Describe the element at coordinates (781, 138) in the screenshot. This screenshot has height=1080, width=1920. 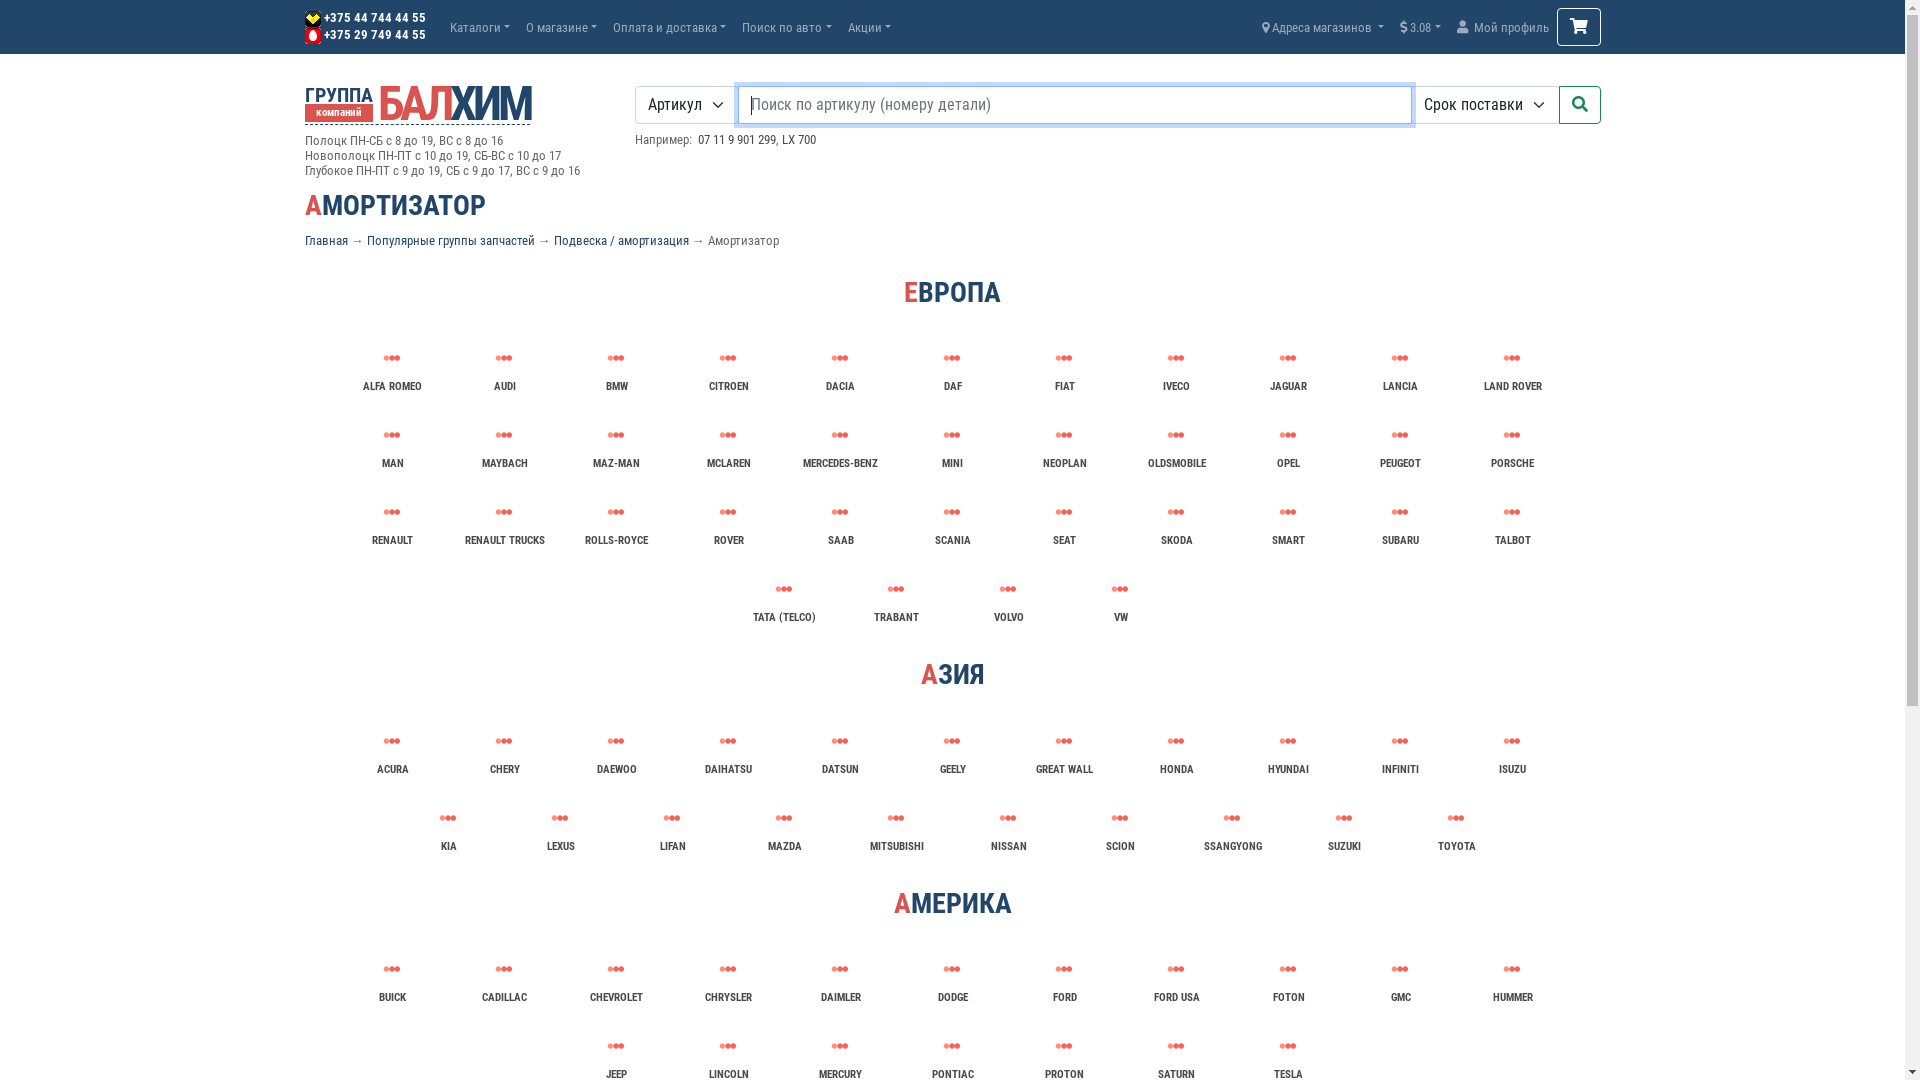
I see `'LX 700'` at that location.